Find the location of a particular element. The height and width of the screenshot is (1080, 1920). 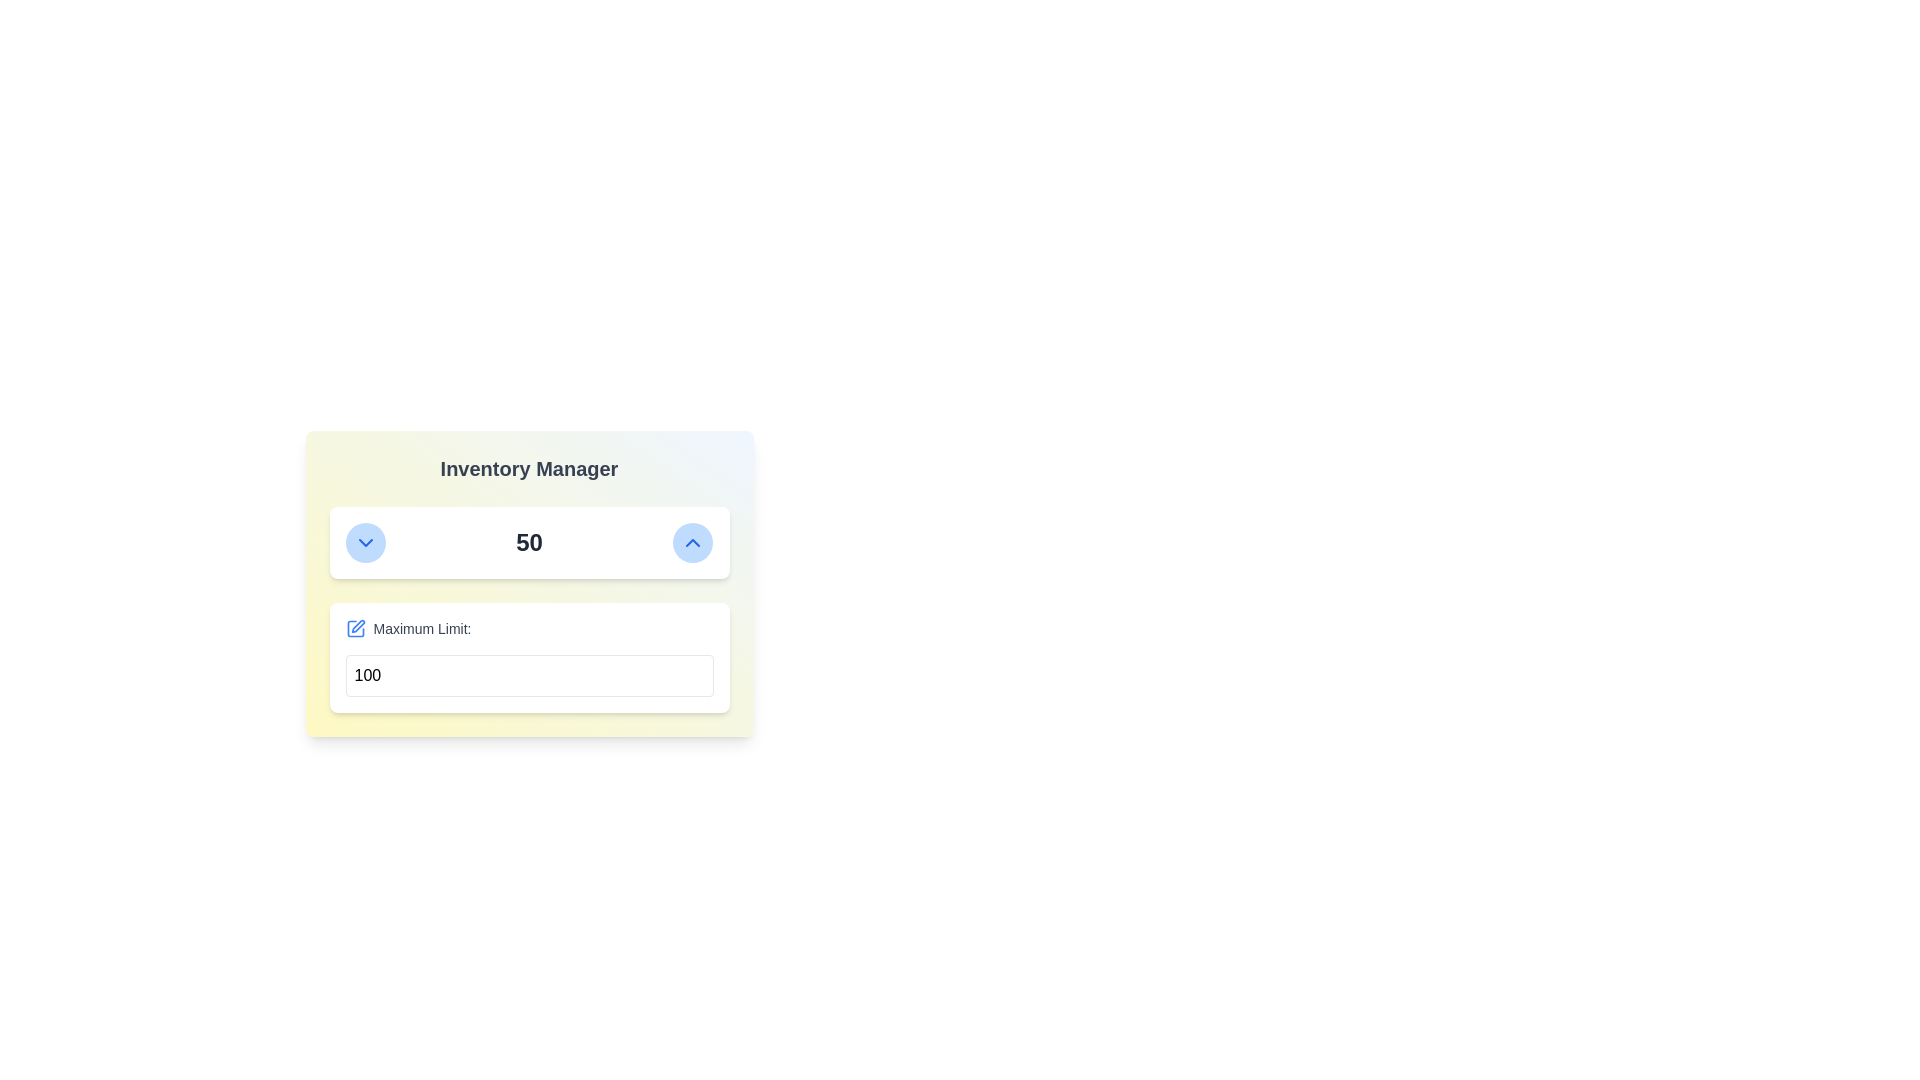

the static text label displaying the number '50', located at the center of a horizontal rectangular card between two interactive circular buttons is located at coordinates (529, 543).